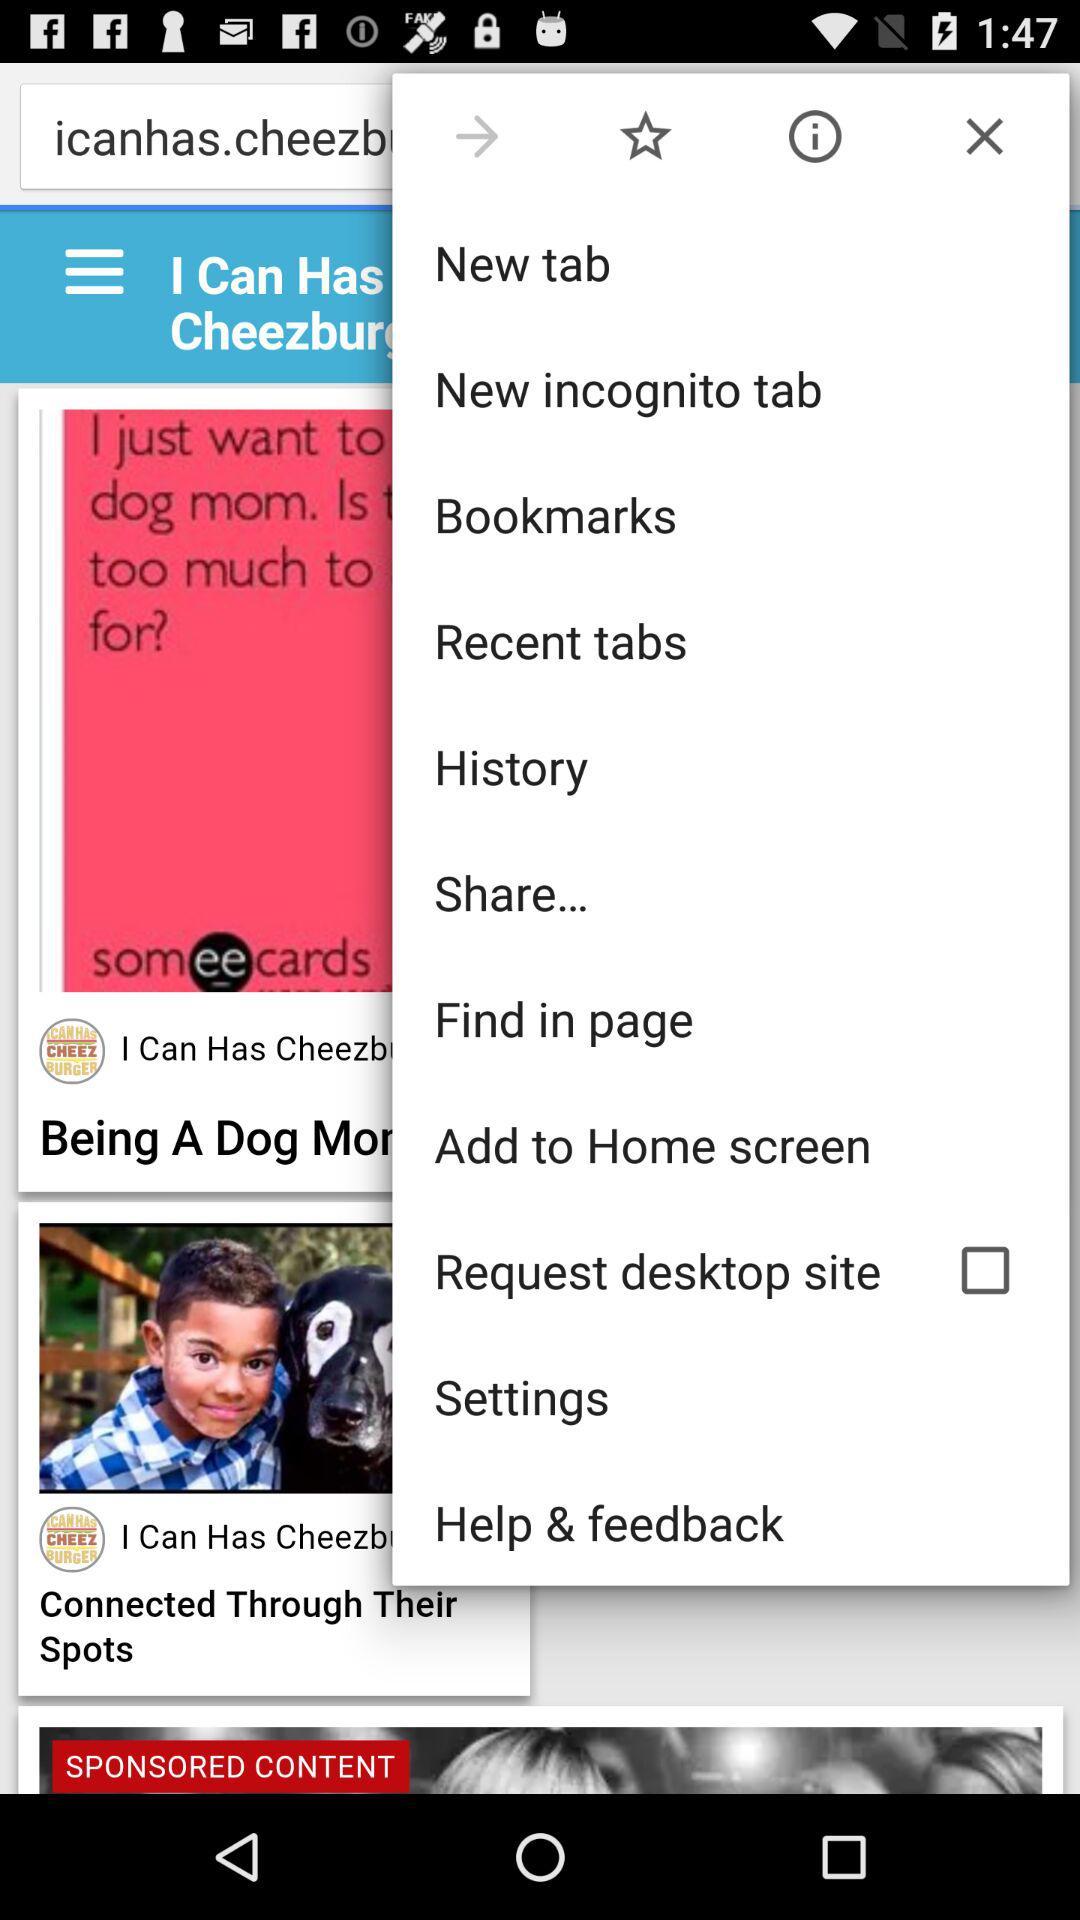 This screenshot has width=1080, height=1920. Describe the element at coordinates (730, 891) in the screenshot. I see `icon below the history icon` at that location.